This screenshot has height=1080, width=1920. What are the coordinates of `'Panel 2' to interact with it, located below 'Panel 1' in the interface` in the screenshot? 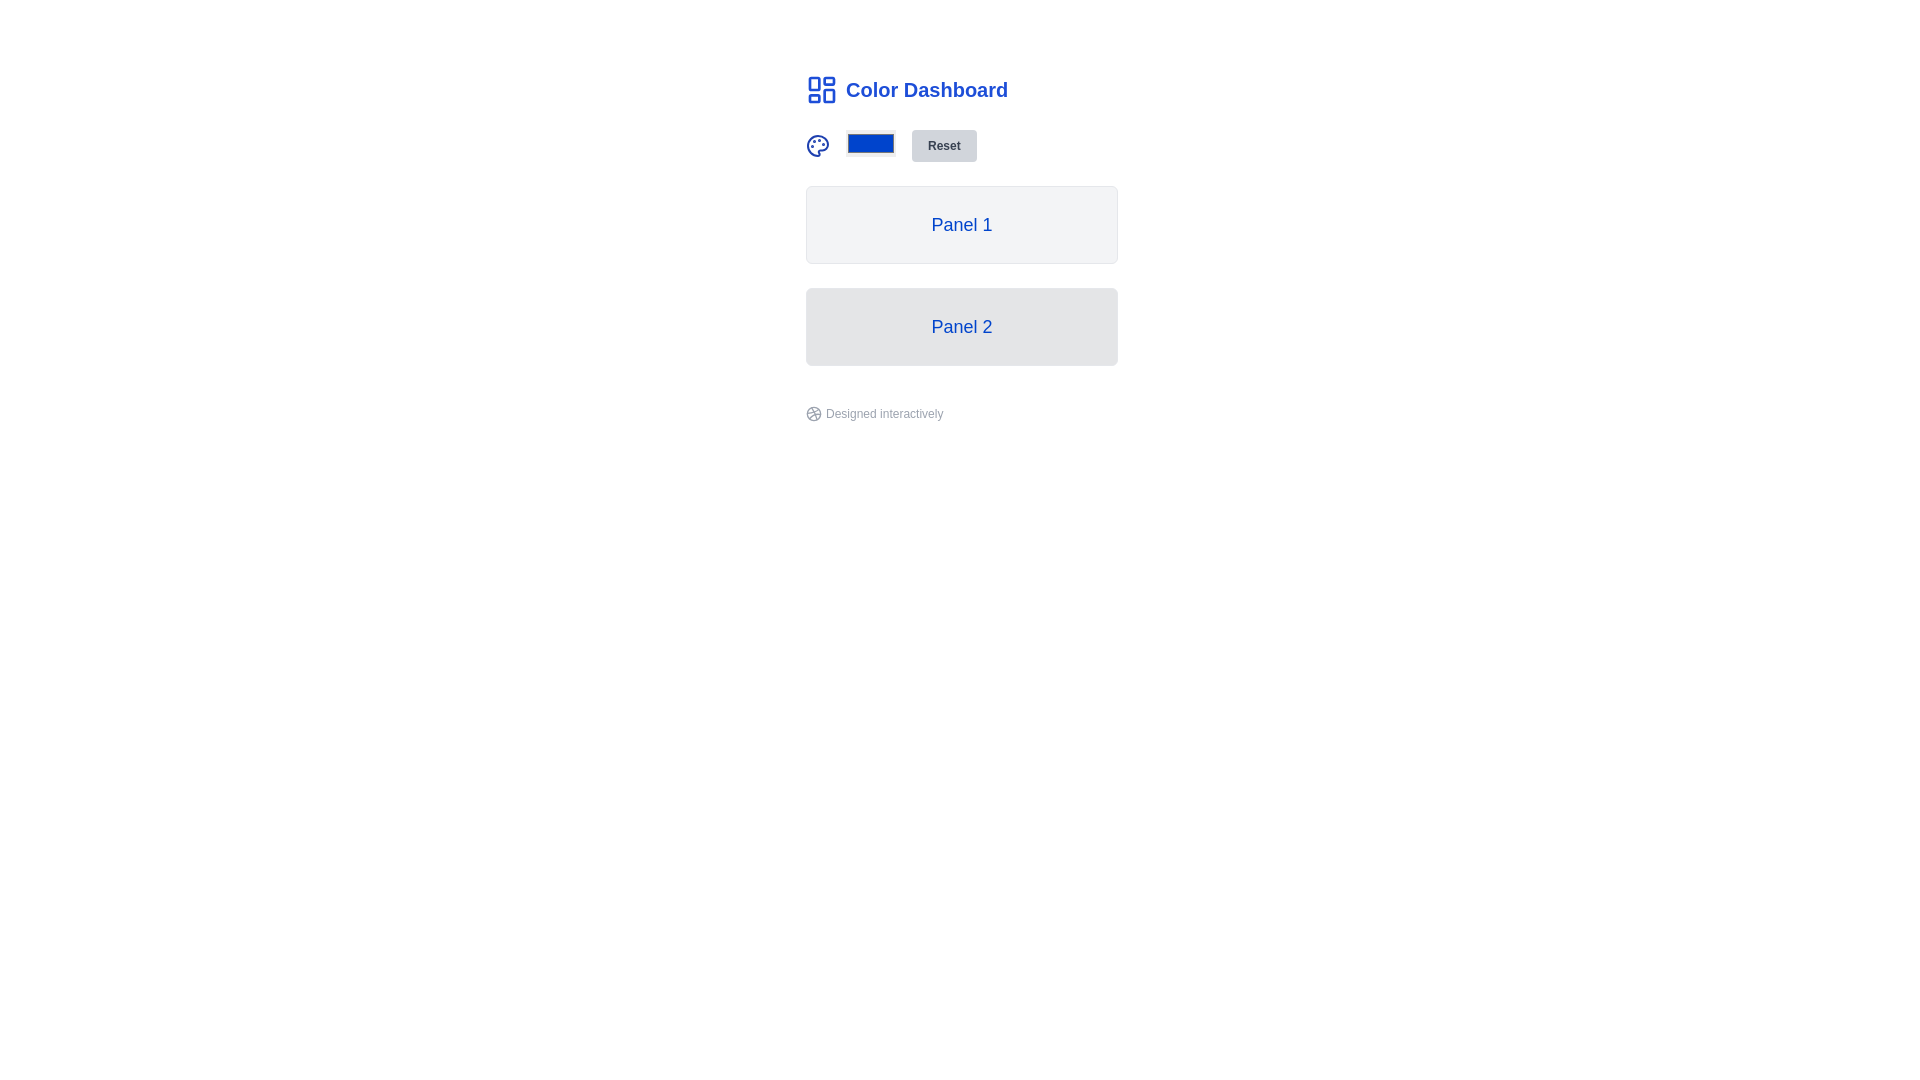 It's located at (961, 326).